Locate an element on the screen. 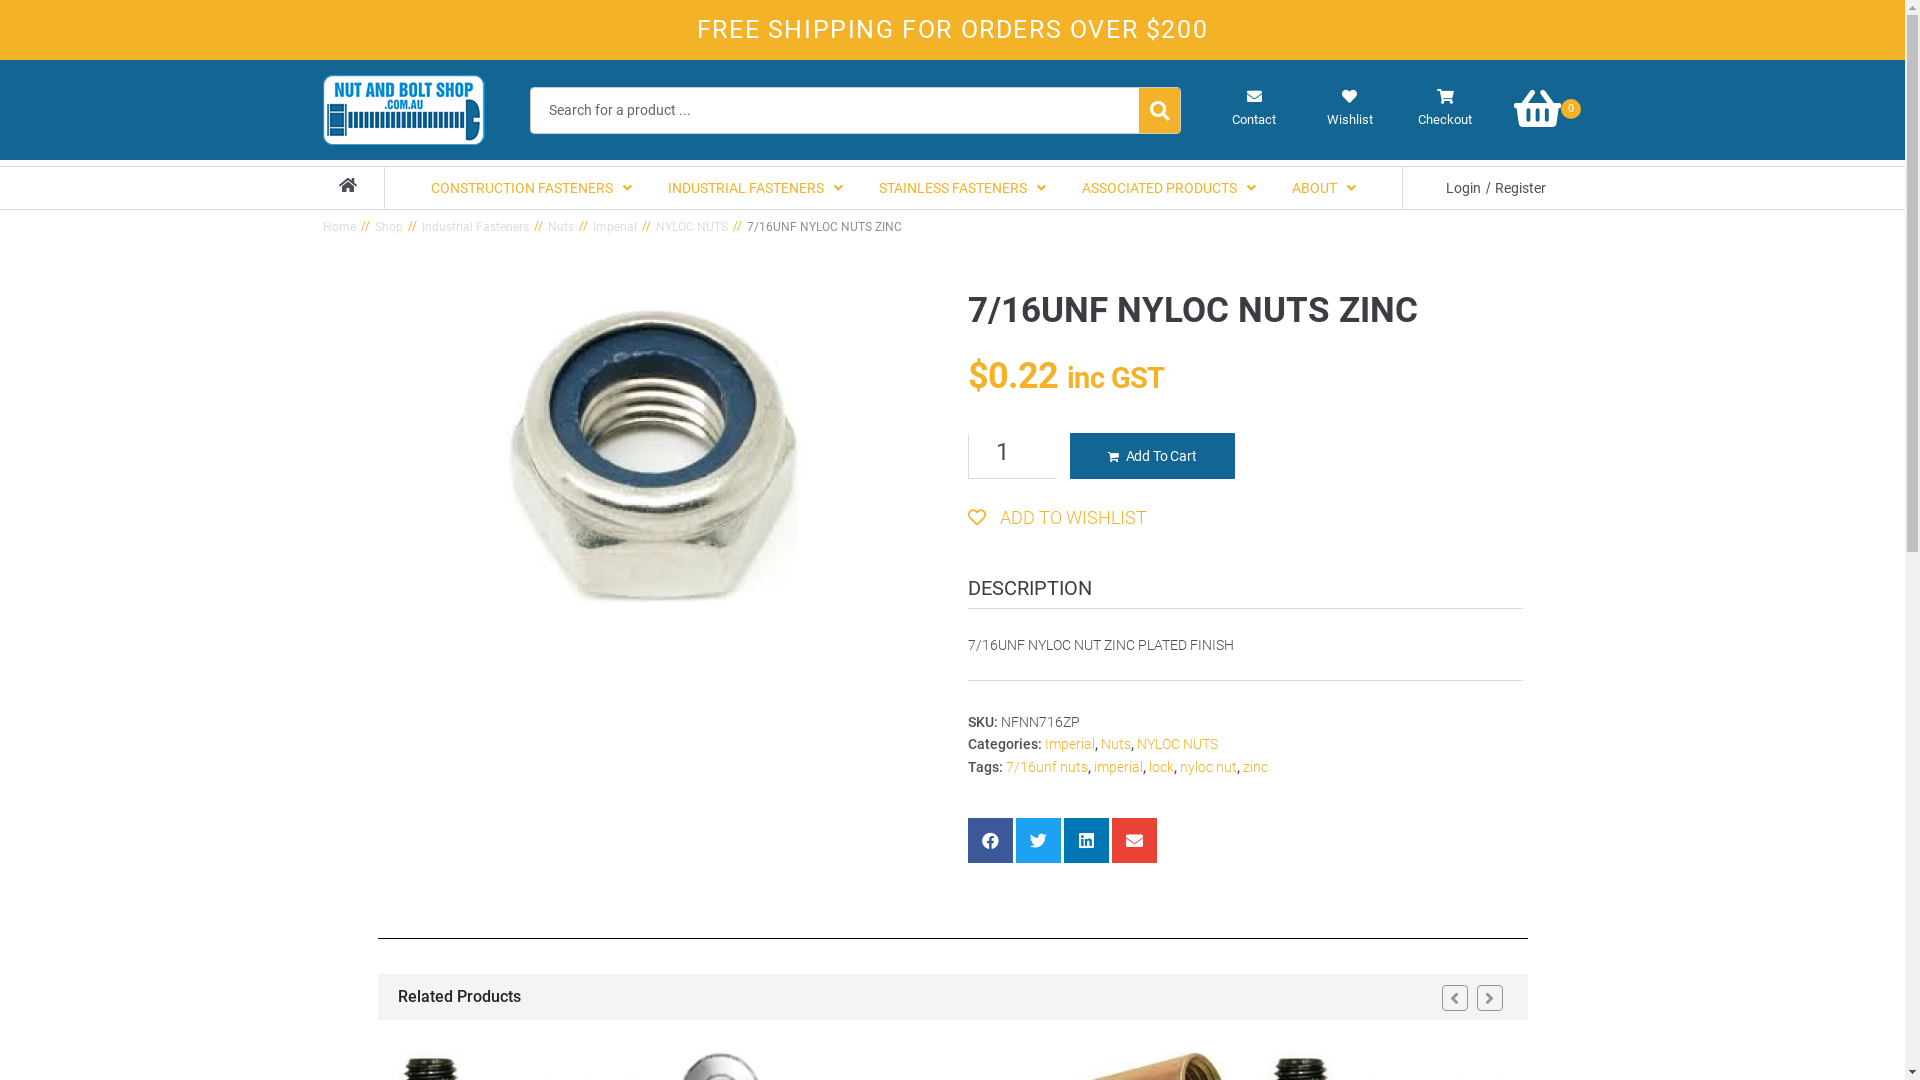 This screenshot has height=1080, width=1920. 'Imperial' is located at coordinates (1068, 744).